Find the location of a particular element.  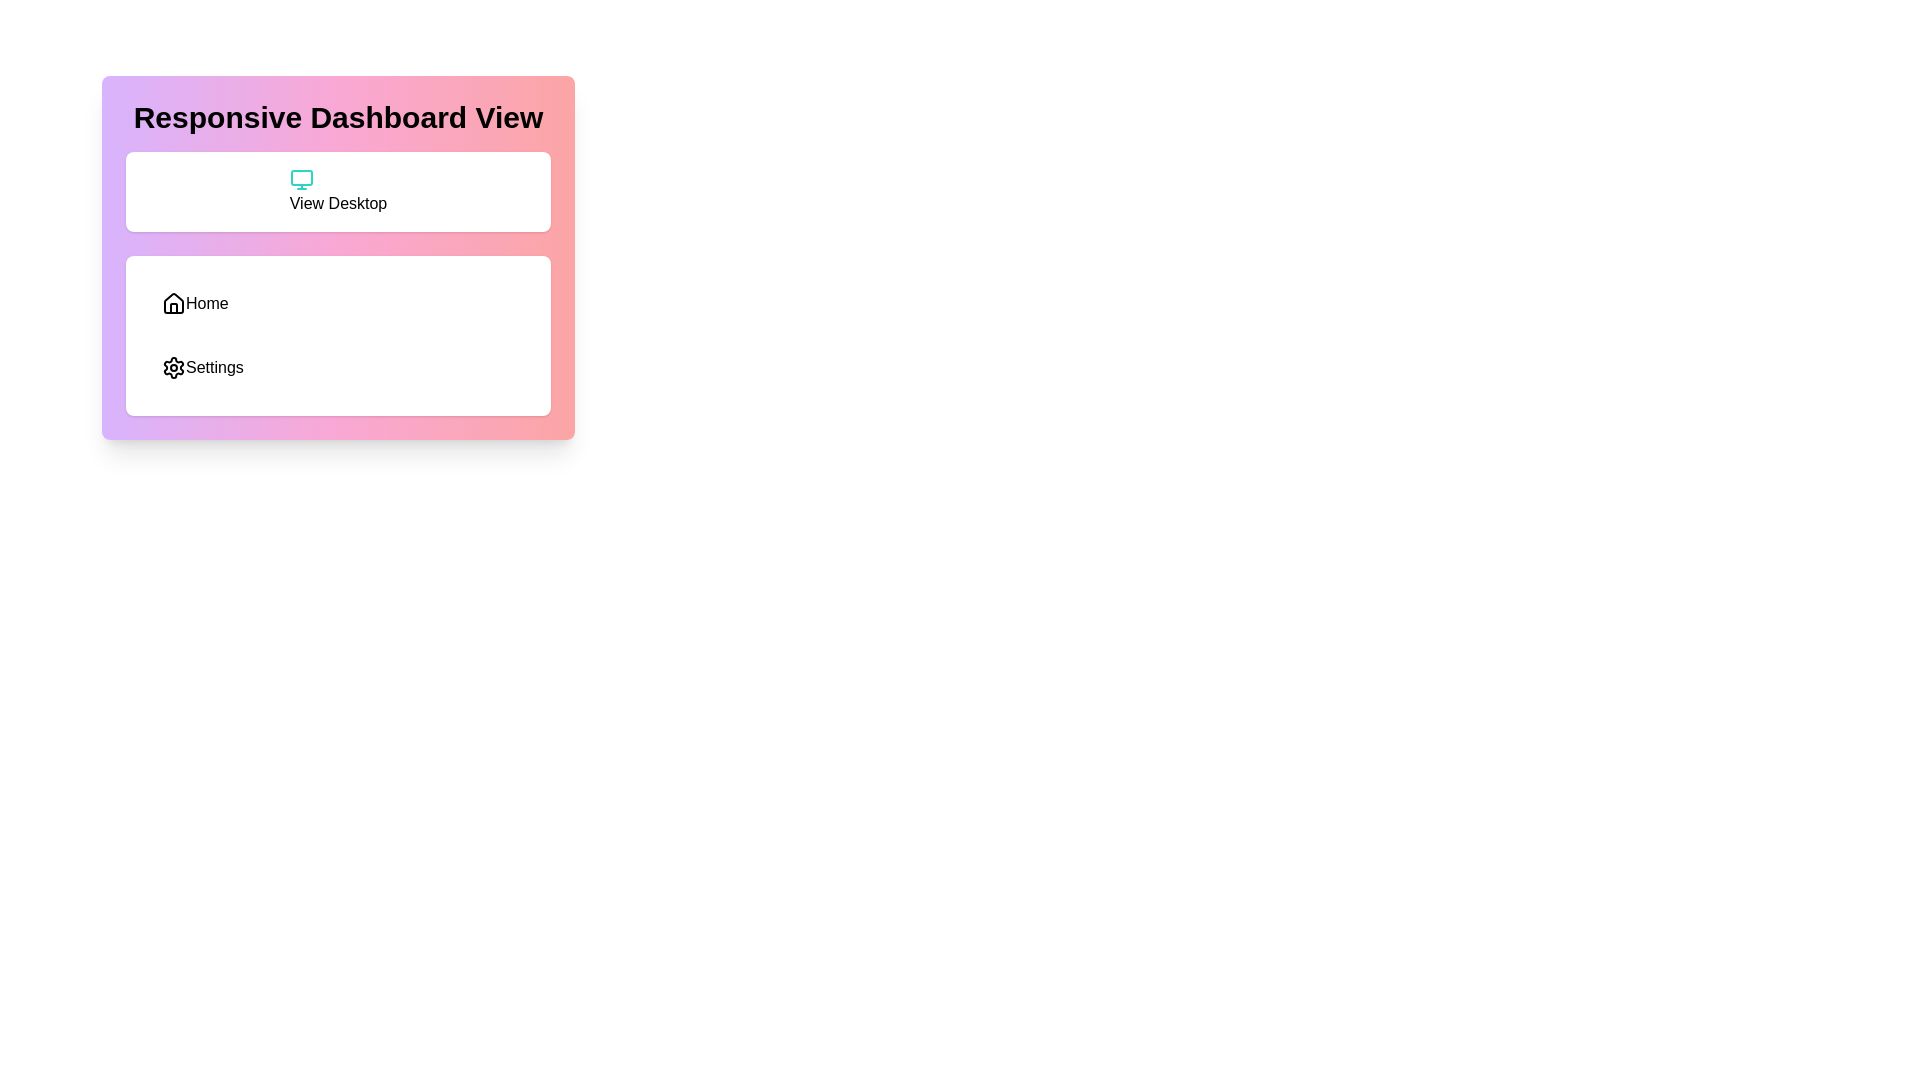

the settings button located in the lower part of the card-like section, directly below the 'Home' button is located at coordinates (202, 367).